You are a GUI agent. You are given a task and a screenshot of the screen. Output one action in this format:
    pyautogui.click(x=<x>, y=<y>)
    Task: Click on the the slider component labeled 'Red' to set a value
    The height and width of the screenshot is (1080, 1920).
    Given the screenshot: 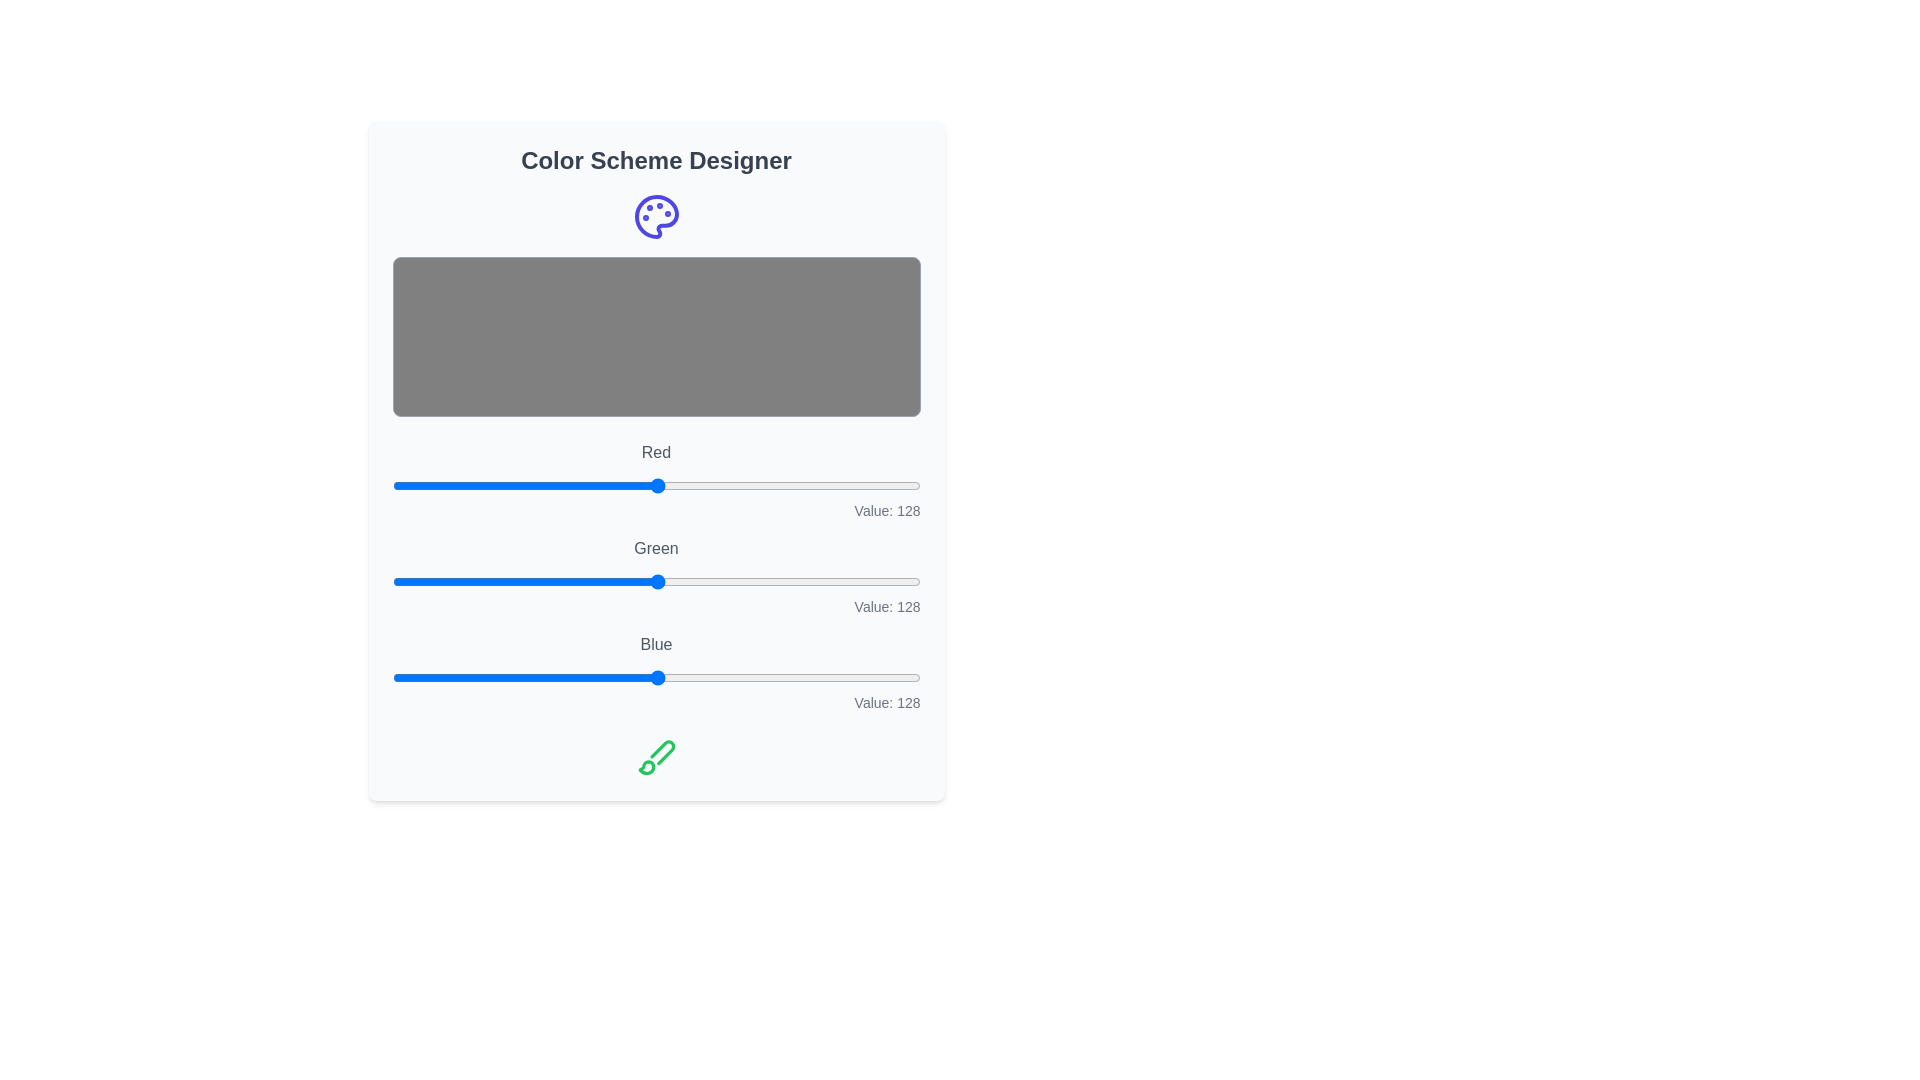 What is the action you would take?
    pyautogui.click(x=656, y=486)
    